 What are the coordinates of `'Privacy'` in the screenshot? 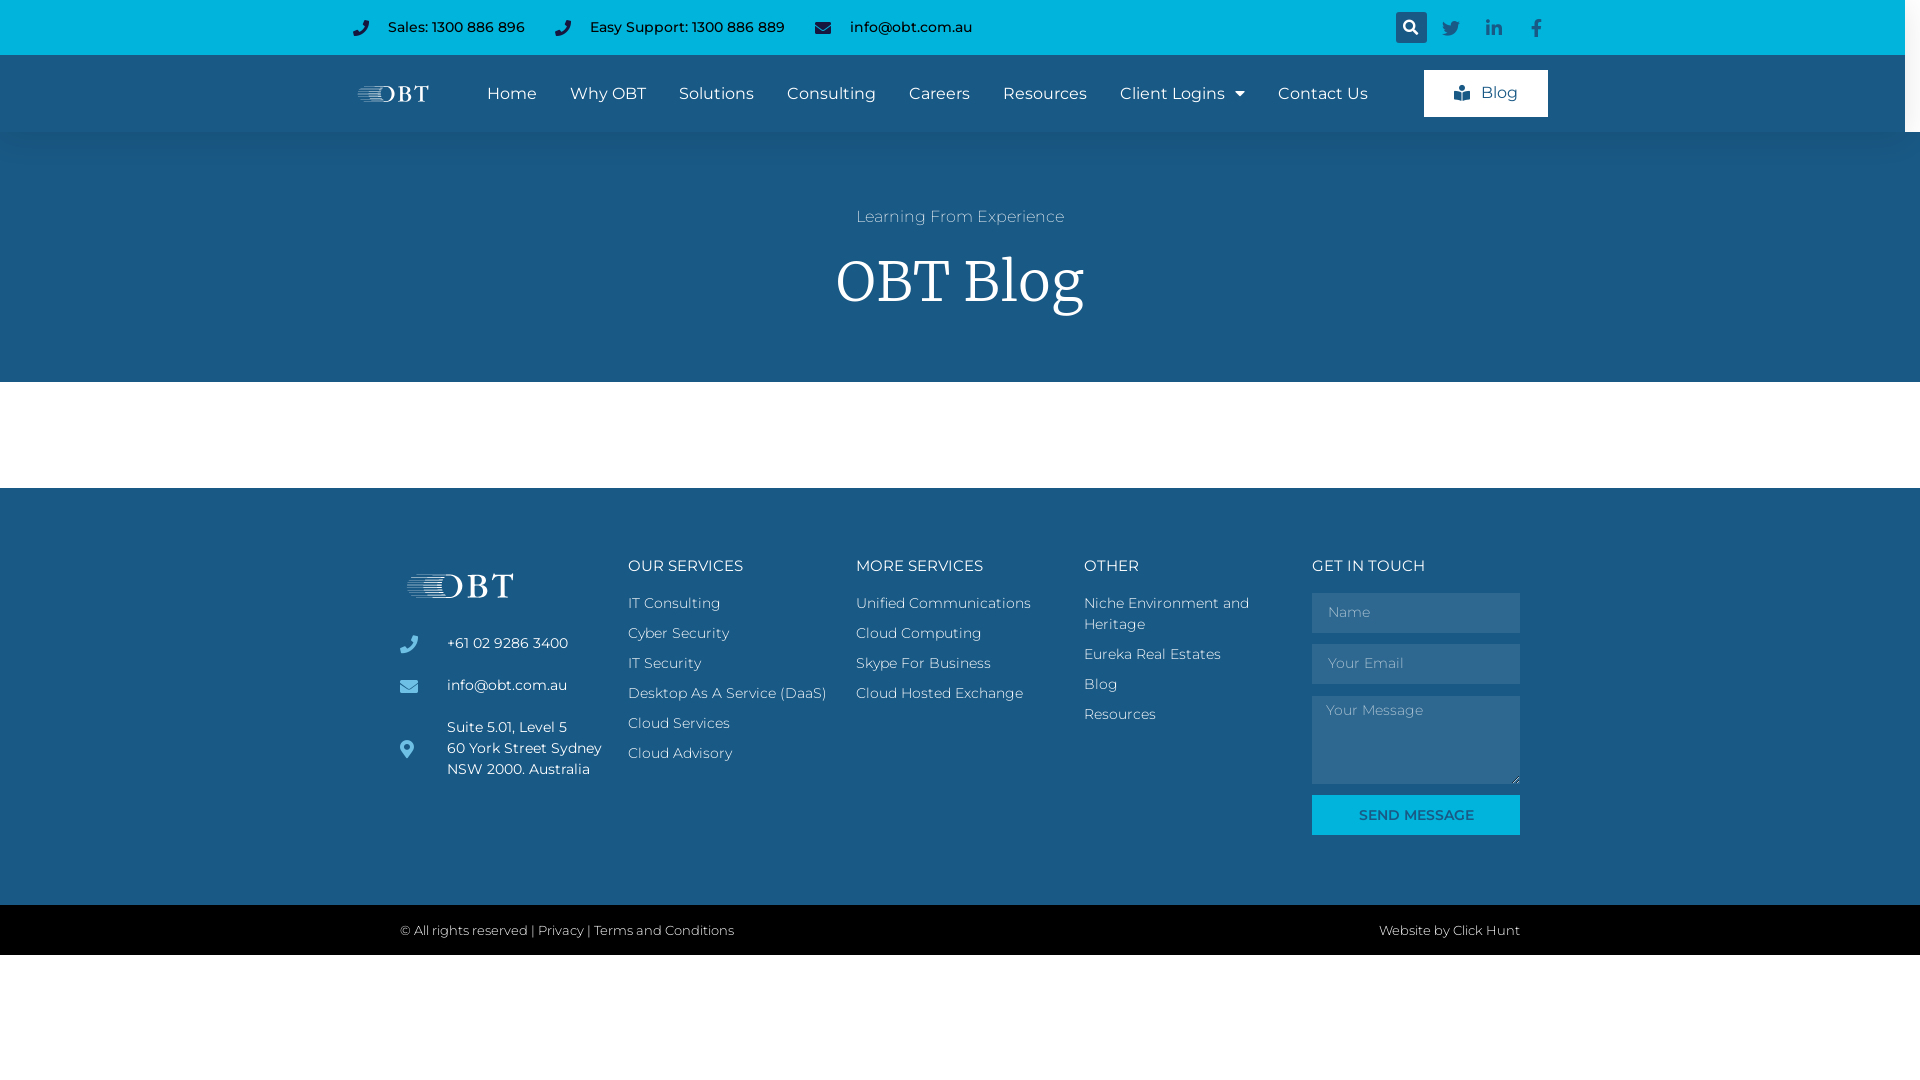 It's located at (561, 929).